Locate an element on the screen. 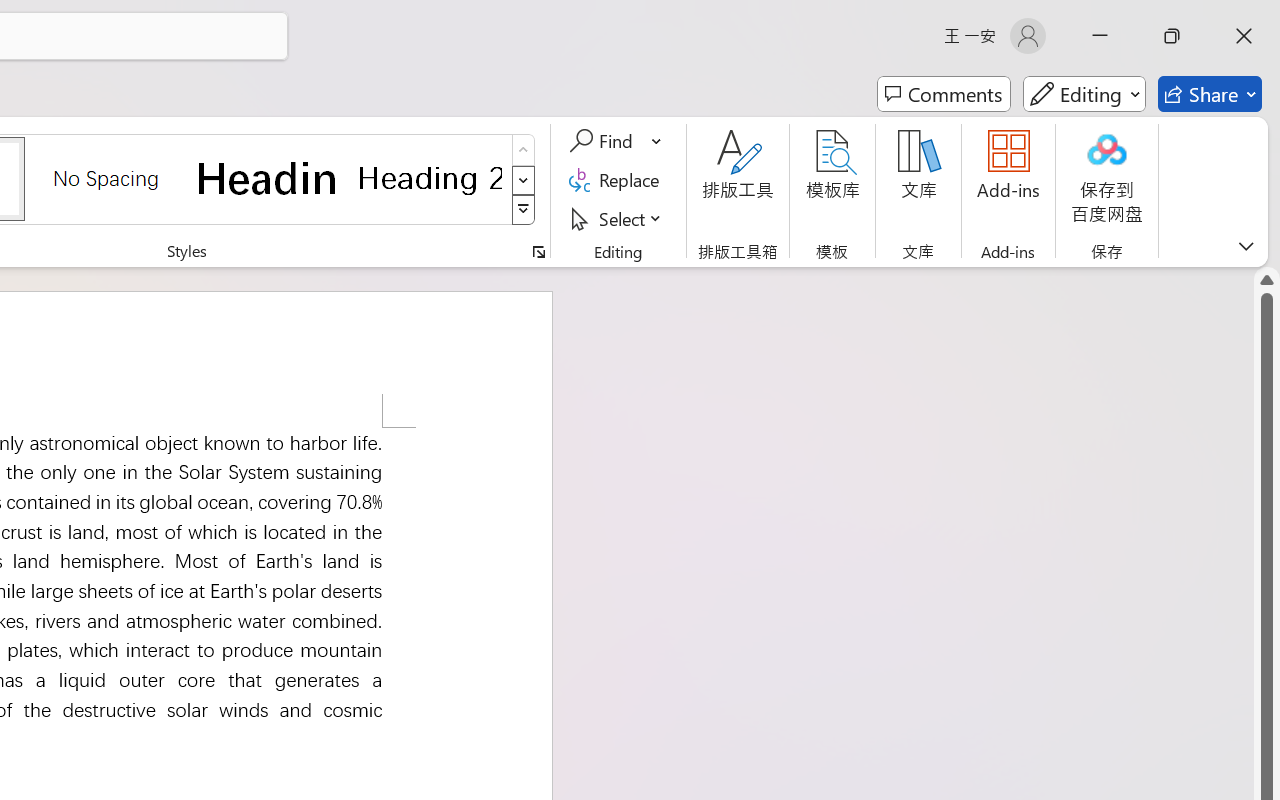  'Styles' is located at coordinates (523, 210).